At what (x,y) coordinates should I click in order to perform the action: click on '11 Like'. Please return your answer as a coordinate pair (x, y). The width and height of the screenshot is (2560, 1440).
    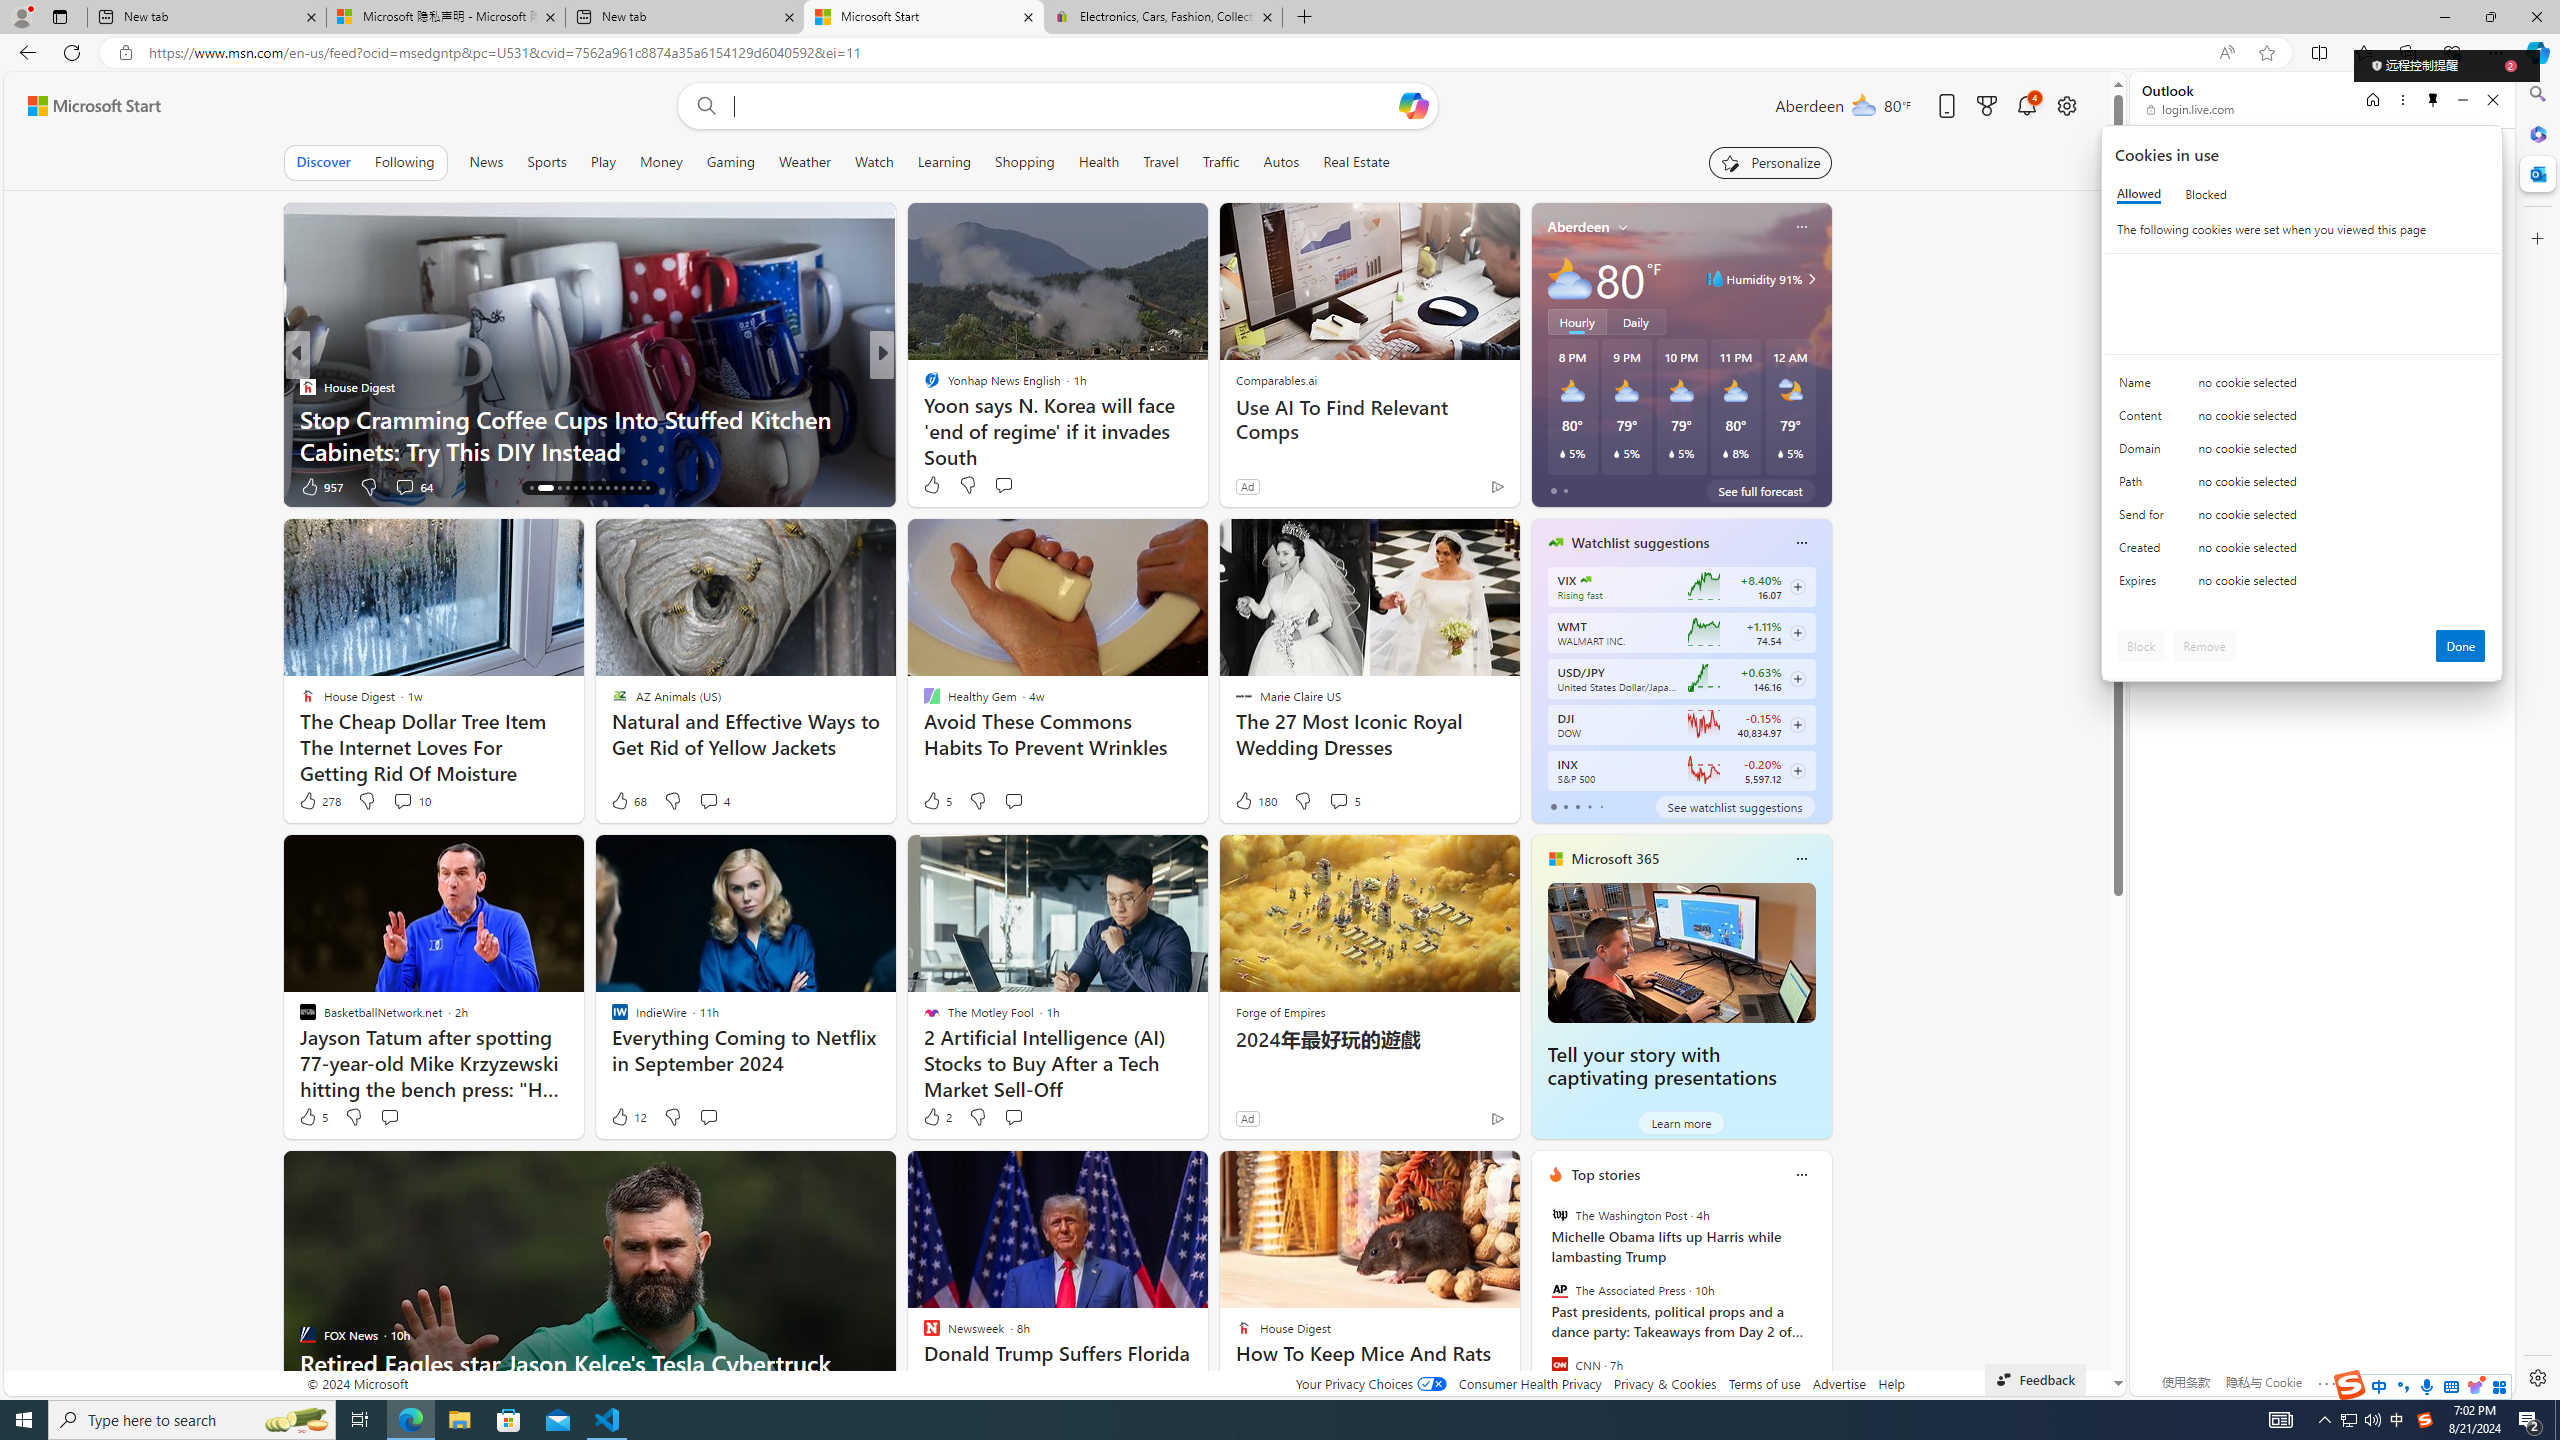
    Looking at the image, I should click on (933, 486).